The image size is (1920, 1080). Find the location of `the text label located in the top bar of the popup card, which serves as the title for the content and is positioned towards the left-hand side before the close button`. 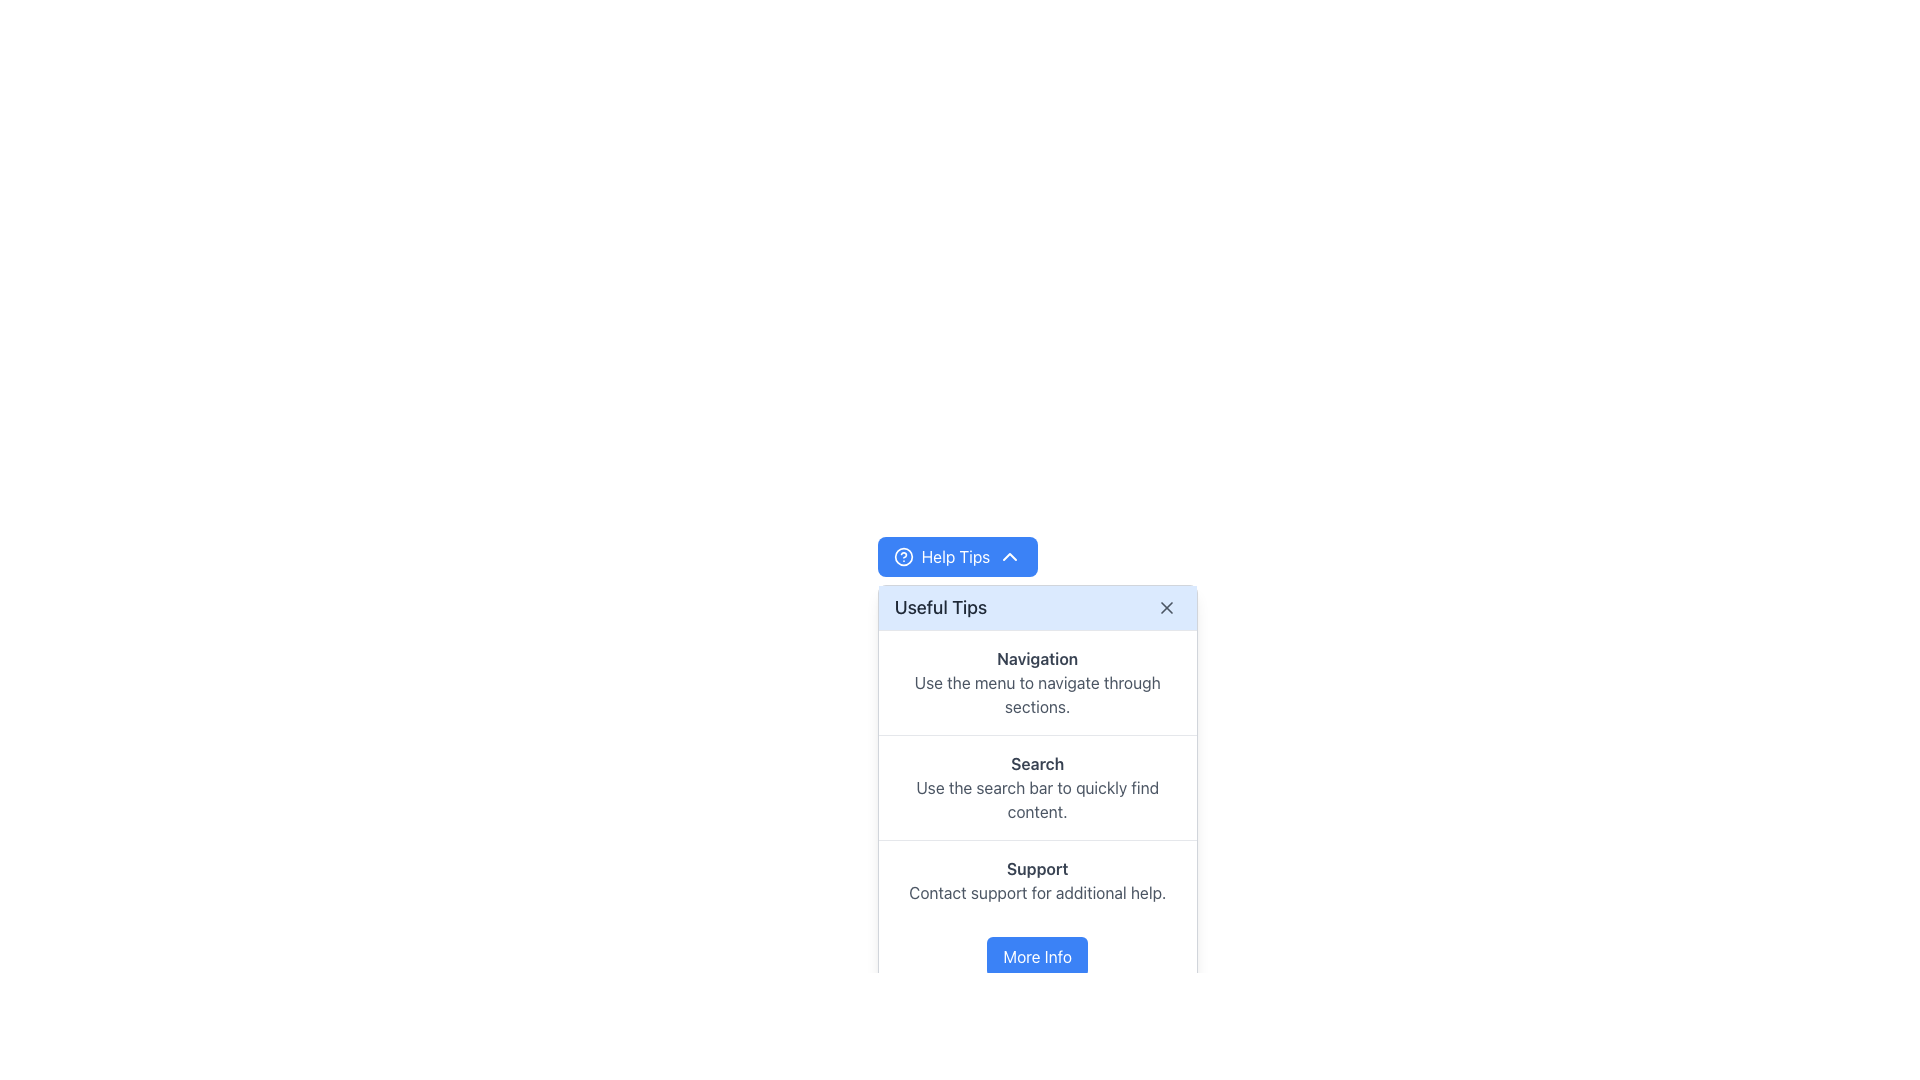

the text label located in the top bar of the popup card, which serves as the title for the content and is positioned towards the left-hand side before the close button is located at coordinates (939, 607).